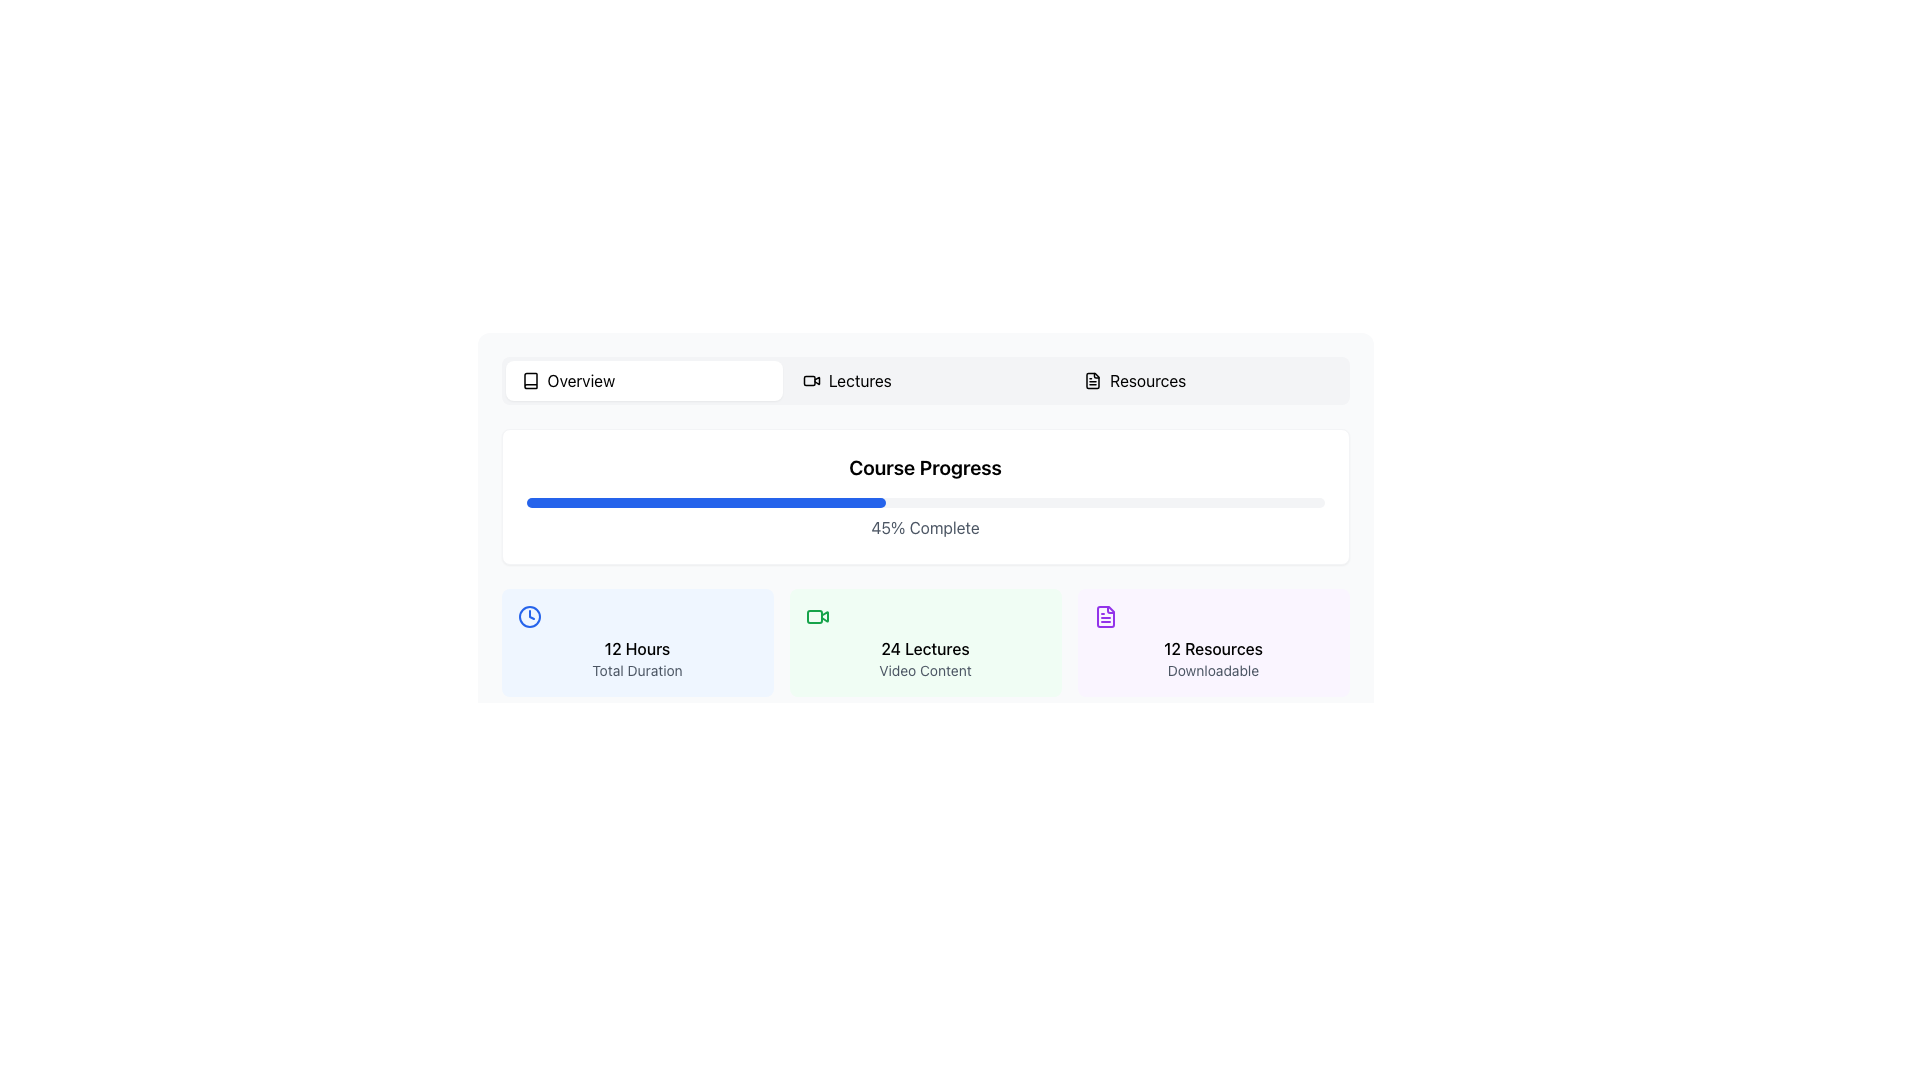  Describe the element at coordinates (924, 381) in the screenshot. I see `the 'Lectures' navigation tab located in the navigation bar` at that location.